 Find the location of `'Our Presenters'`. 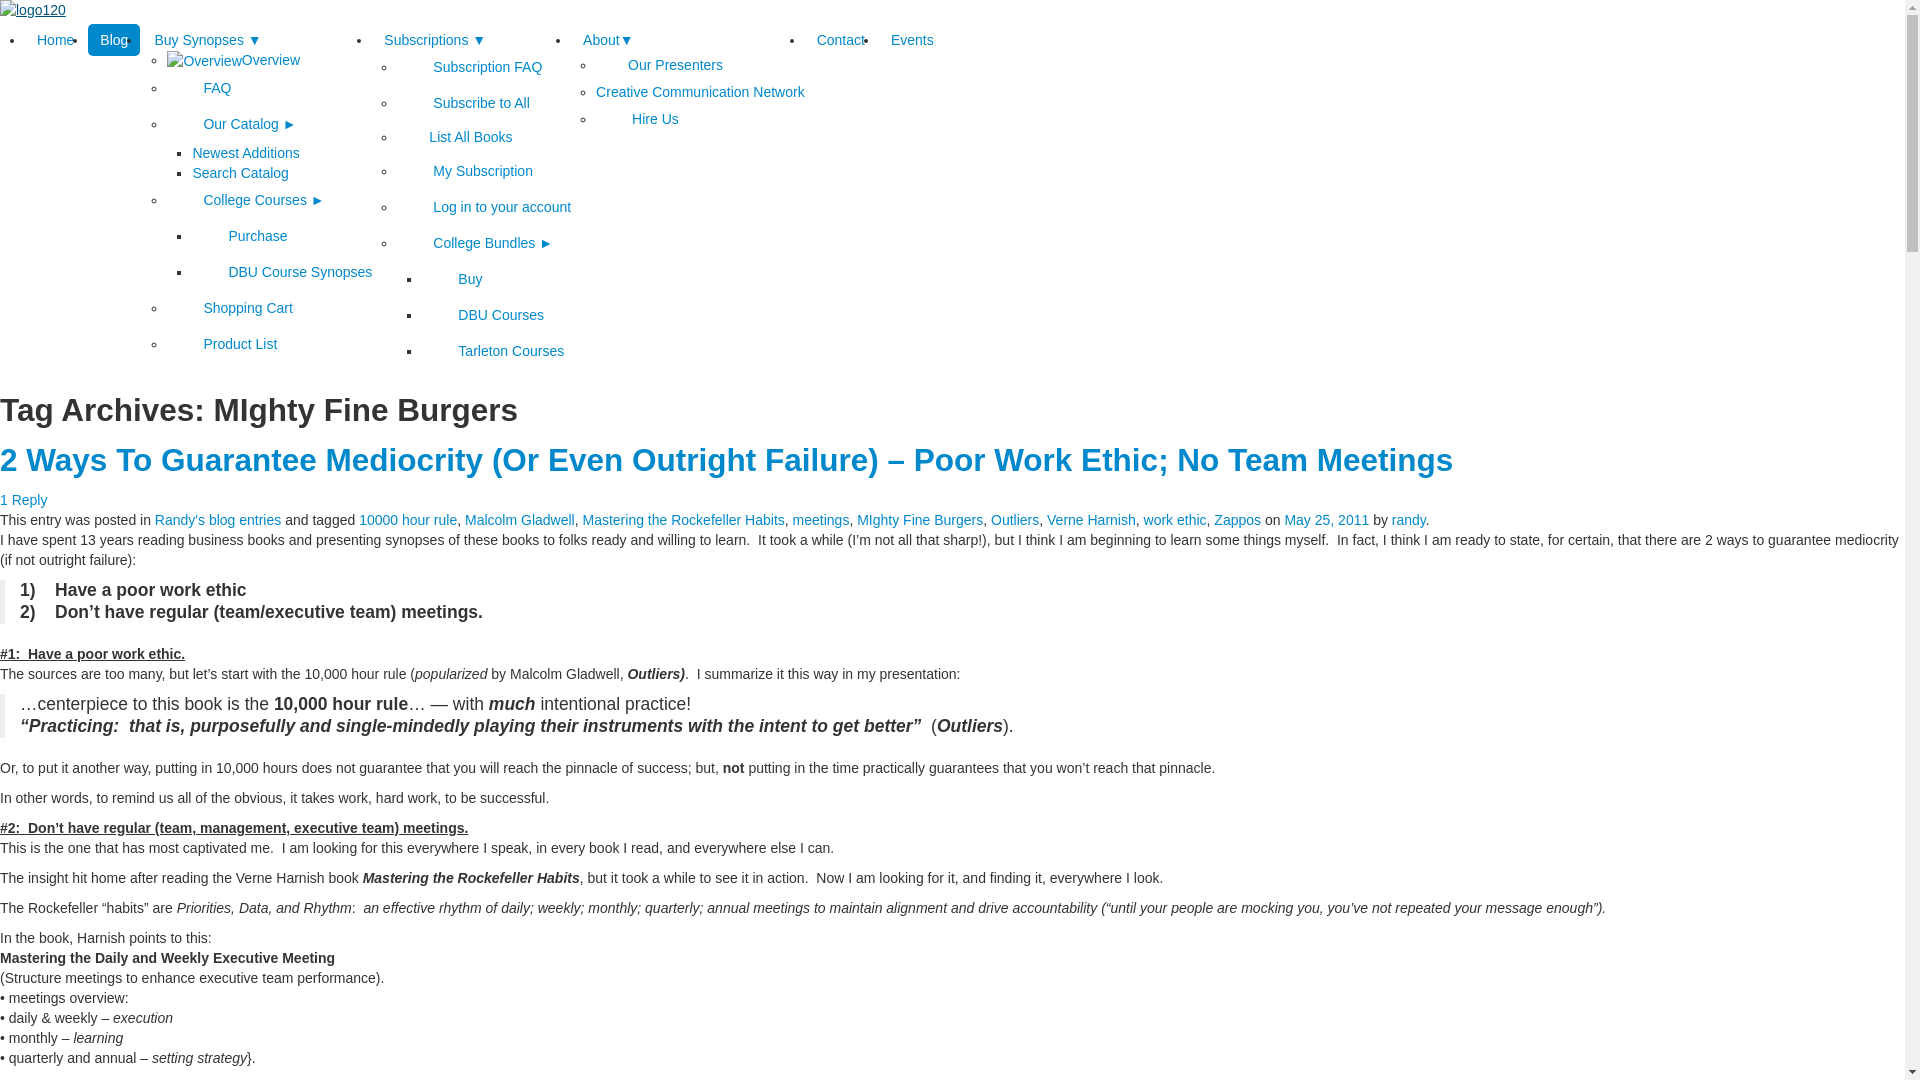

'Our Presenters' is located at coordinates (659, 64).